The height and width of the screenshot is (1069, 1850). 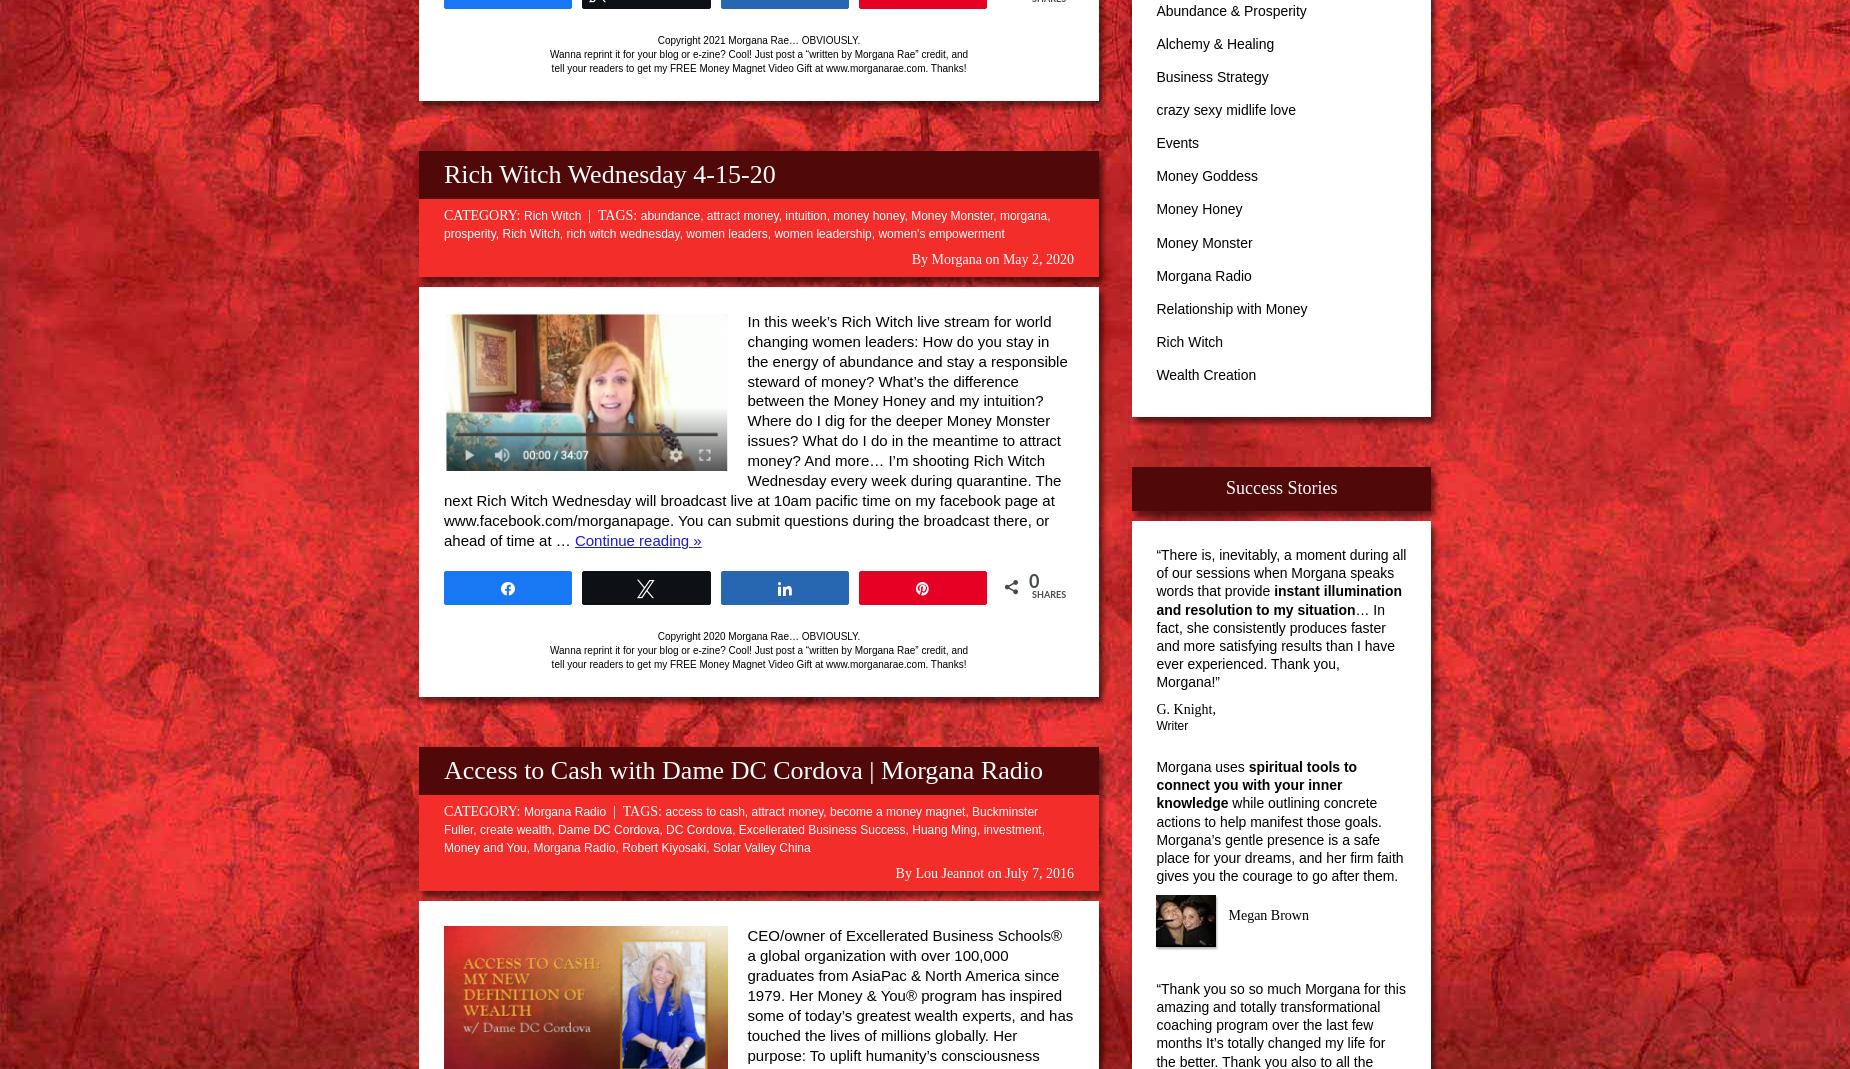 I want to click on 'Rich Witch Wednesday 4-15-20', so click(x=609, y=173).